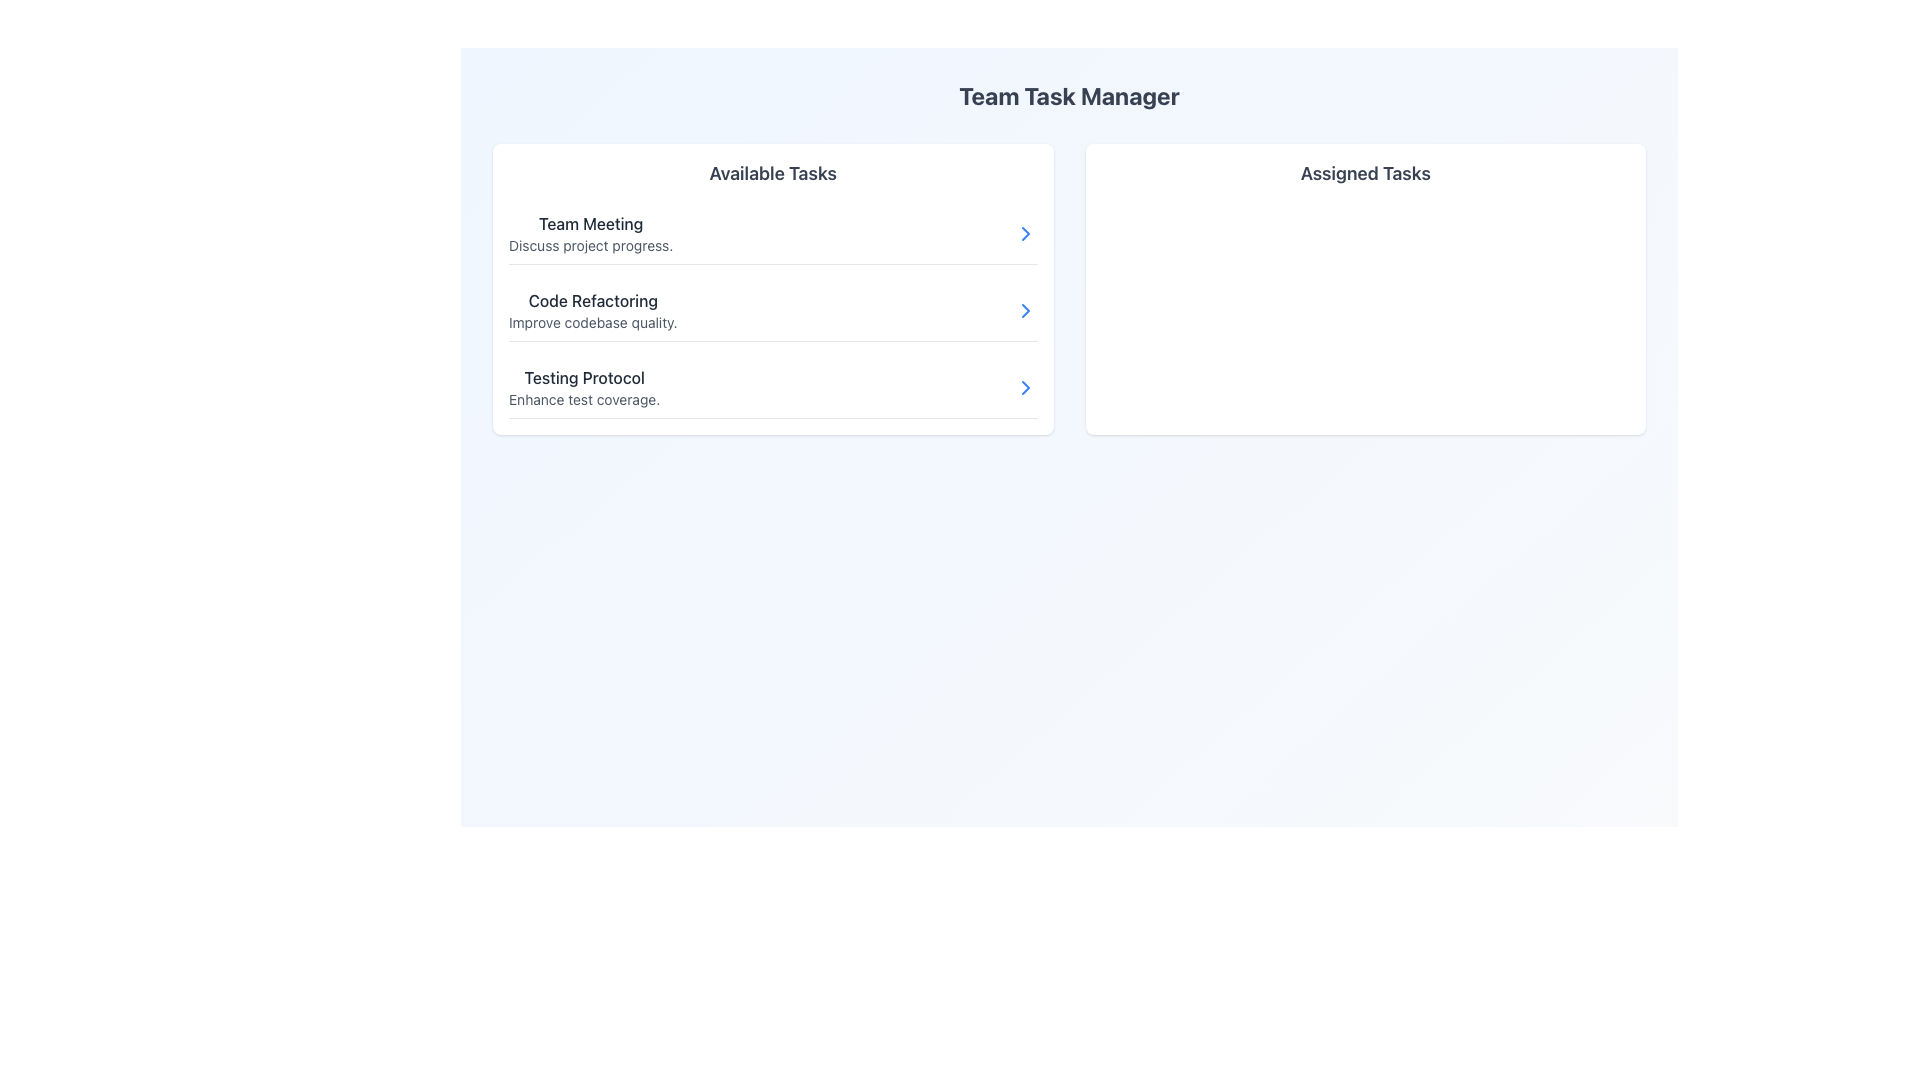 The image size is (1920, 1080). What do you see at coordinates (590, 223) in the screenshot?
I see `the 'Team Meeting' text label, which is the first item in the 'Available Tasks' card, styled in bold, medium-sized dark gray font` at bounding box center [590, 223].